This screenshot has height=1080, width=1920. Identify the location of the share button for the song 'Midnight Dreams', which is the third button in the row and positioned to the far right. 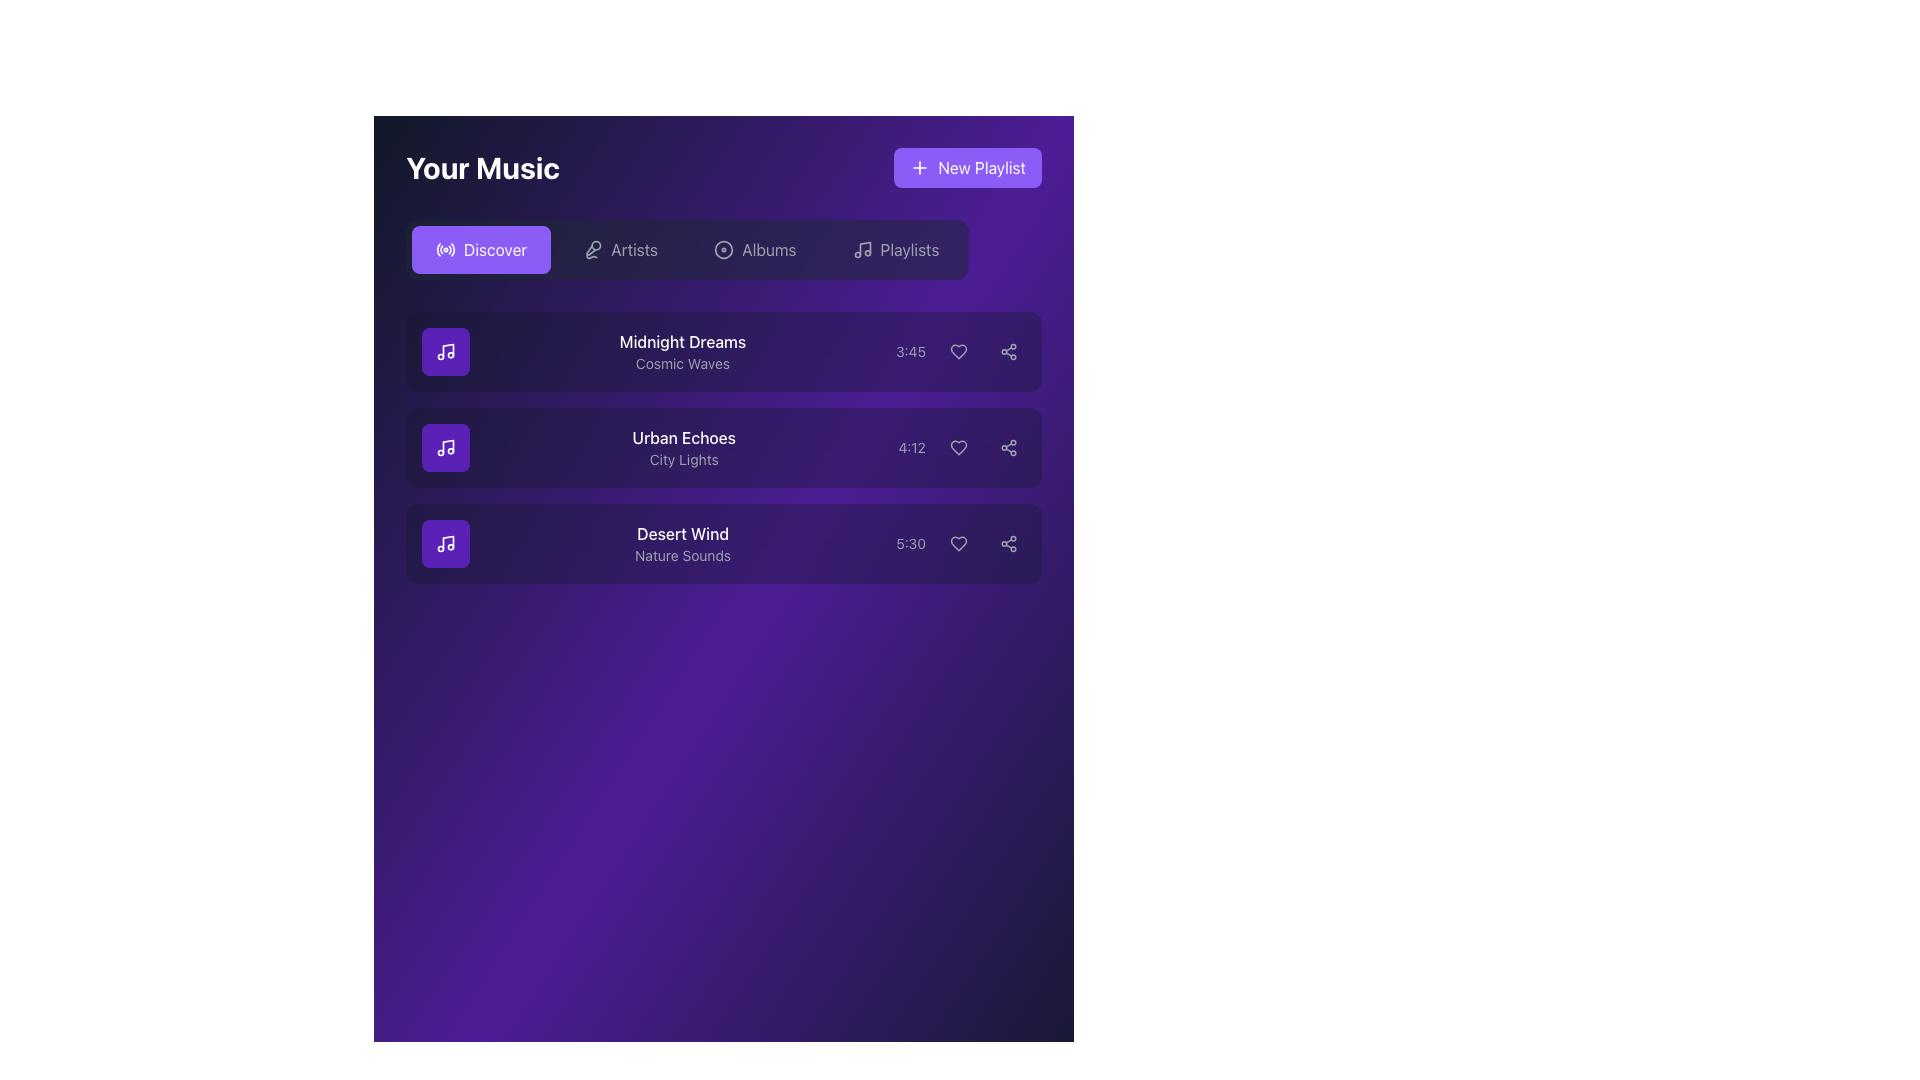
(1008, 350).